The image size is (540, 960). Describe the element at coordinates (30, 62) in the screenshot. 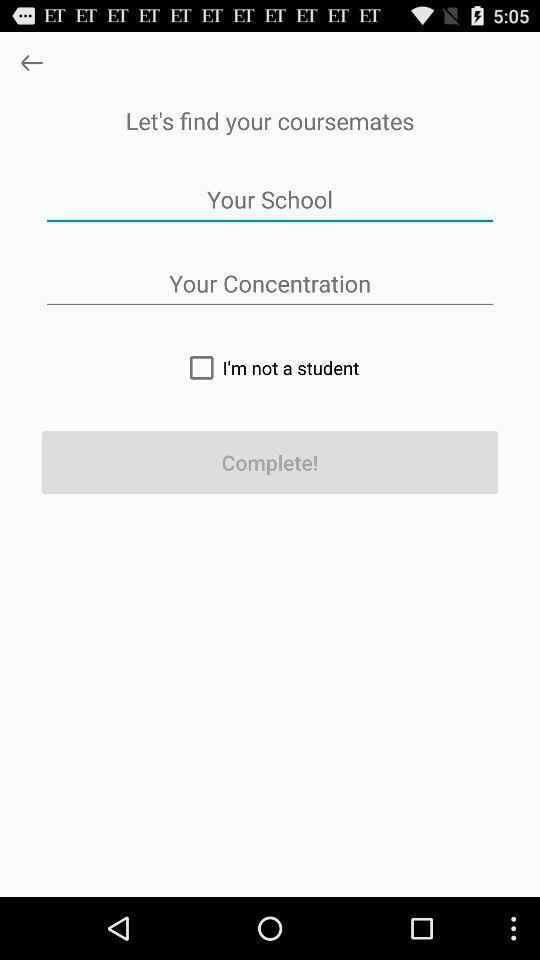

I see `the item at the top left corner` at that location.